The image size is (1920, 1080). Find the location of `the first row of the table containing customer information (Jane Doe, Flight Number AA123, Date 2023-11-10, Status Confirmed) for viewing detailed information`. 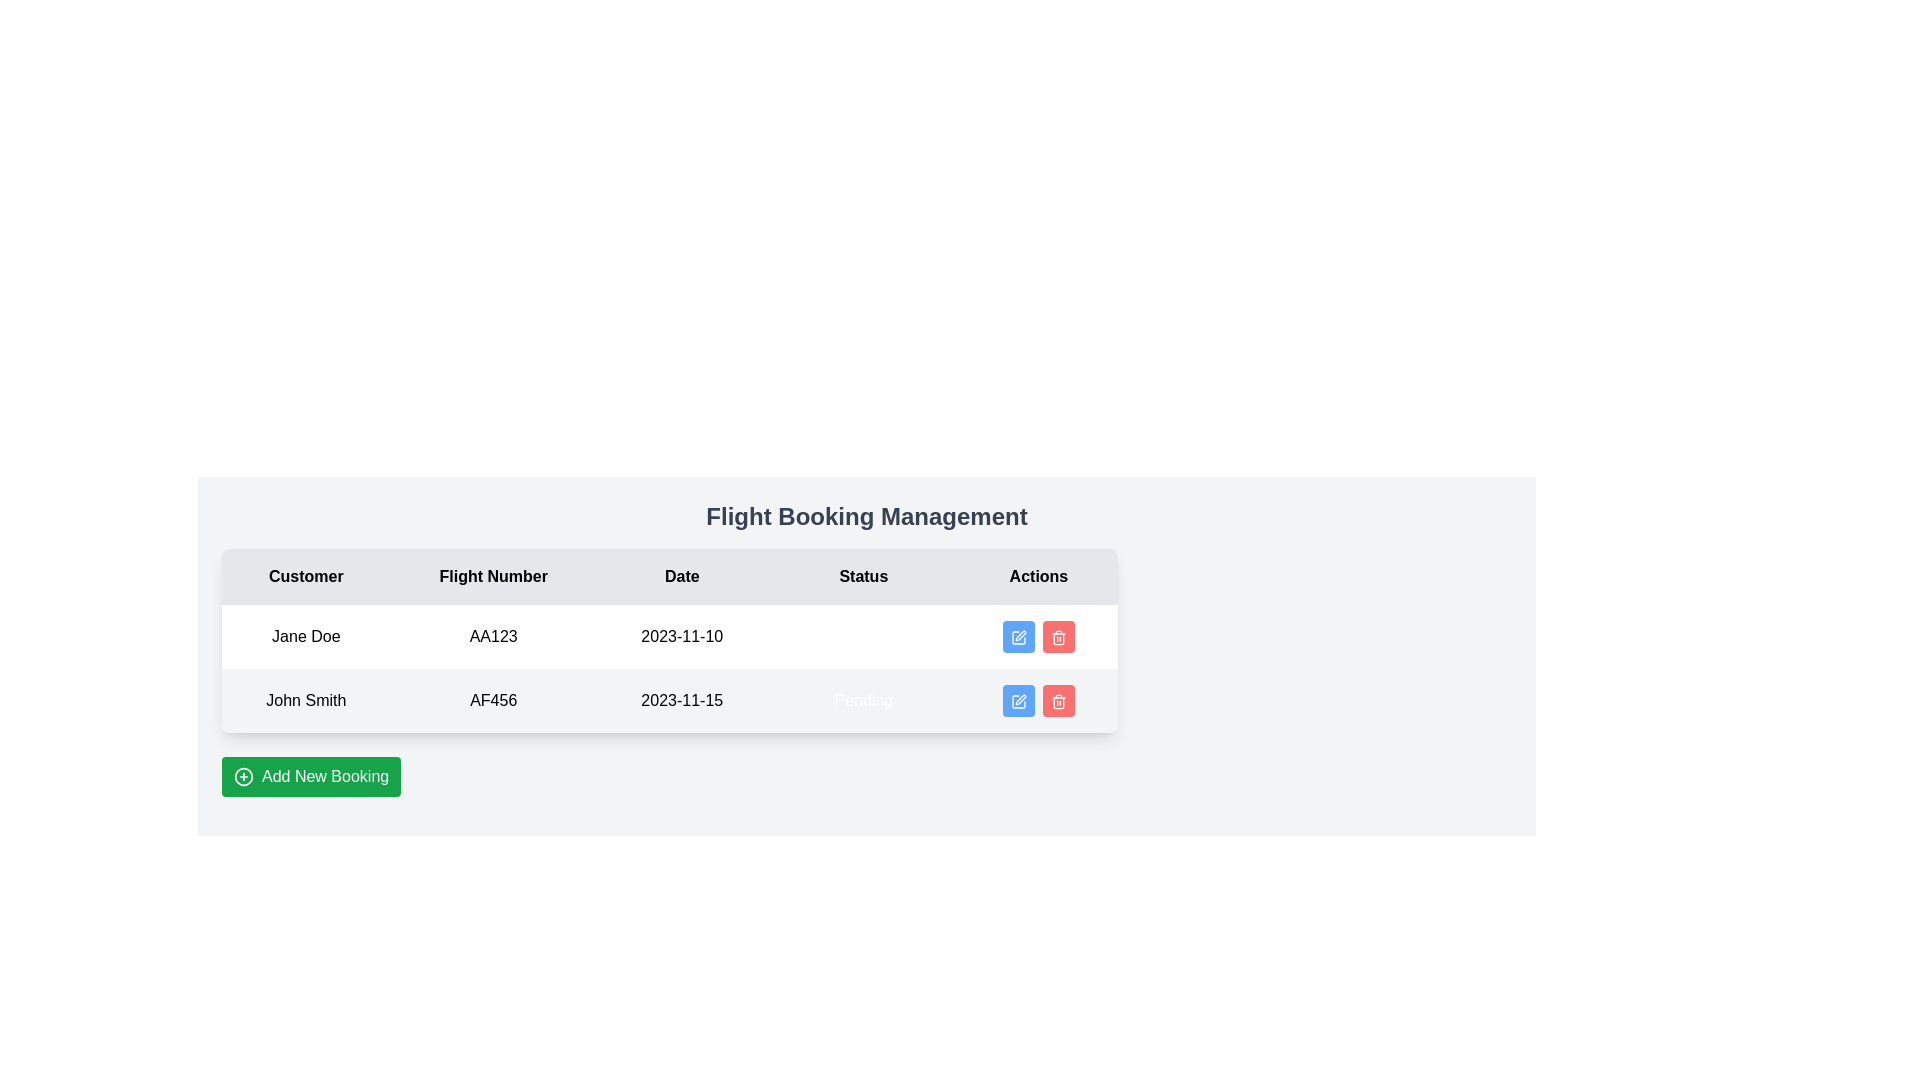

the first row of the table containing customer information (Jane Doe, Flight Number AA123, Date 2023-11-10, Status Confirmed) for viewing detailed information is located at coordinates (670, 636).